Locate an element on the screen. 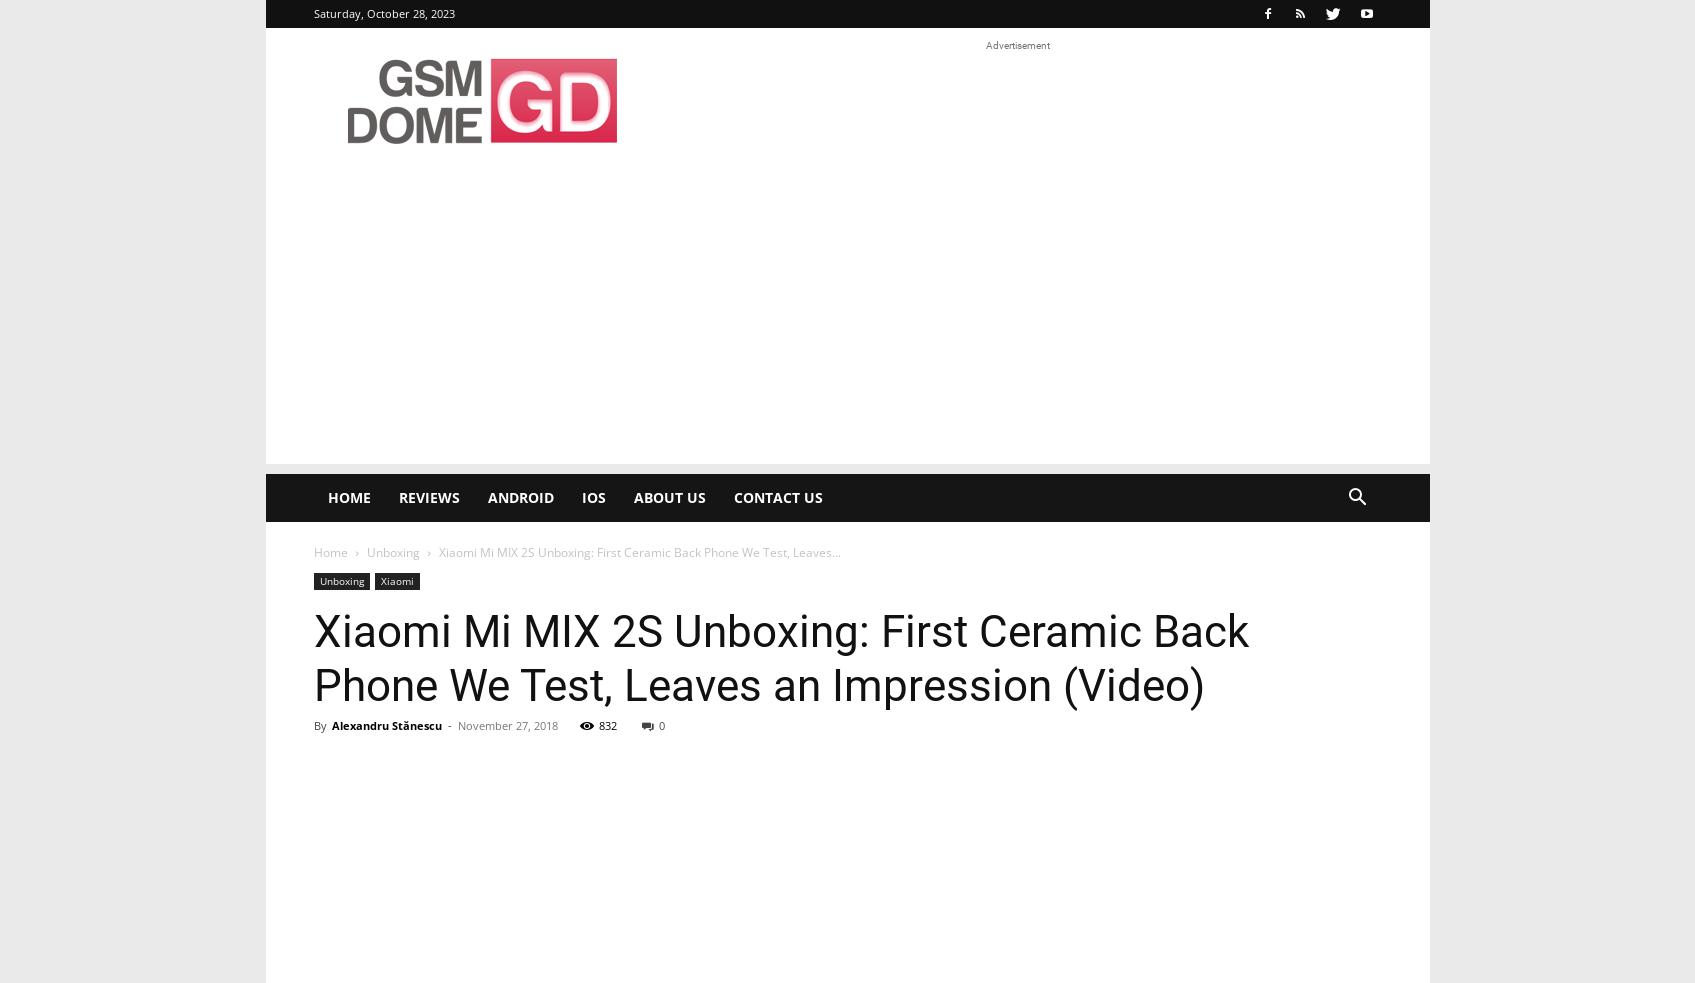 This screenshot has width=1695, height=983. 'By' is located at coordinates (319, 724).